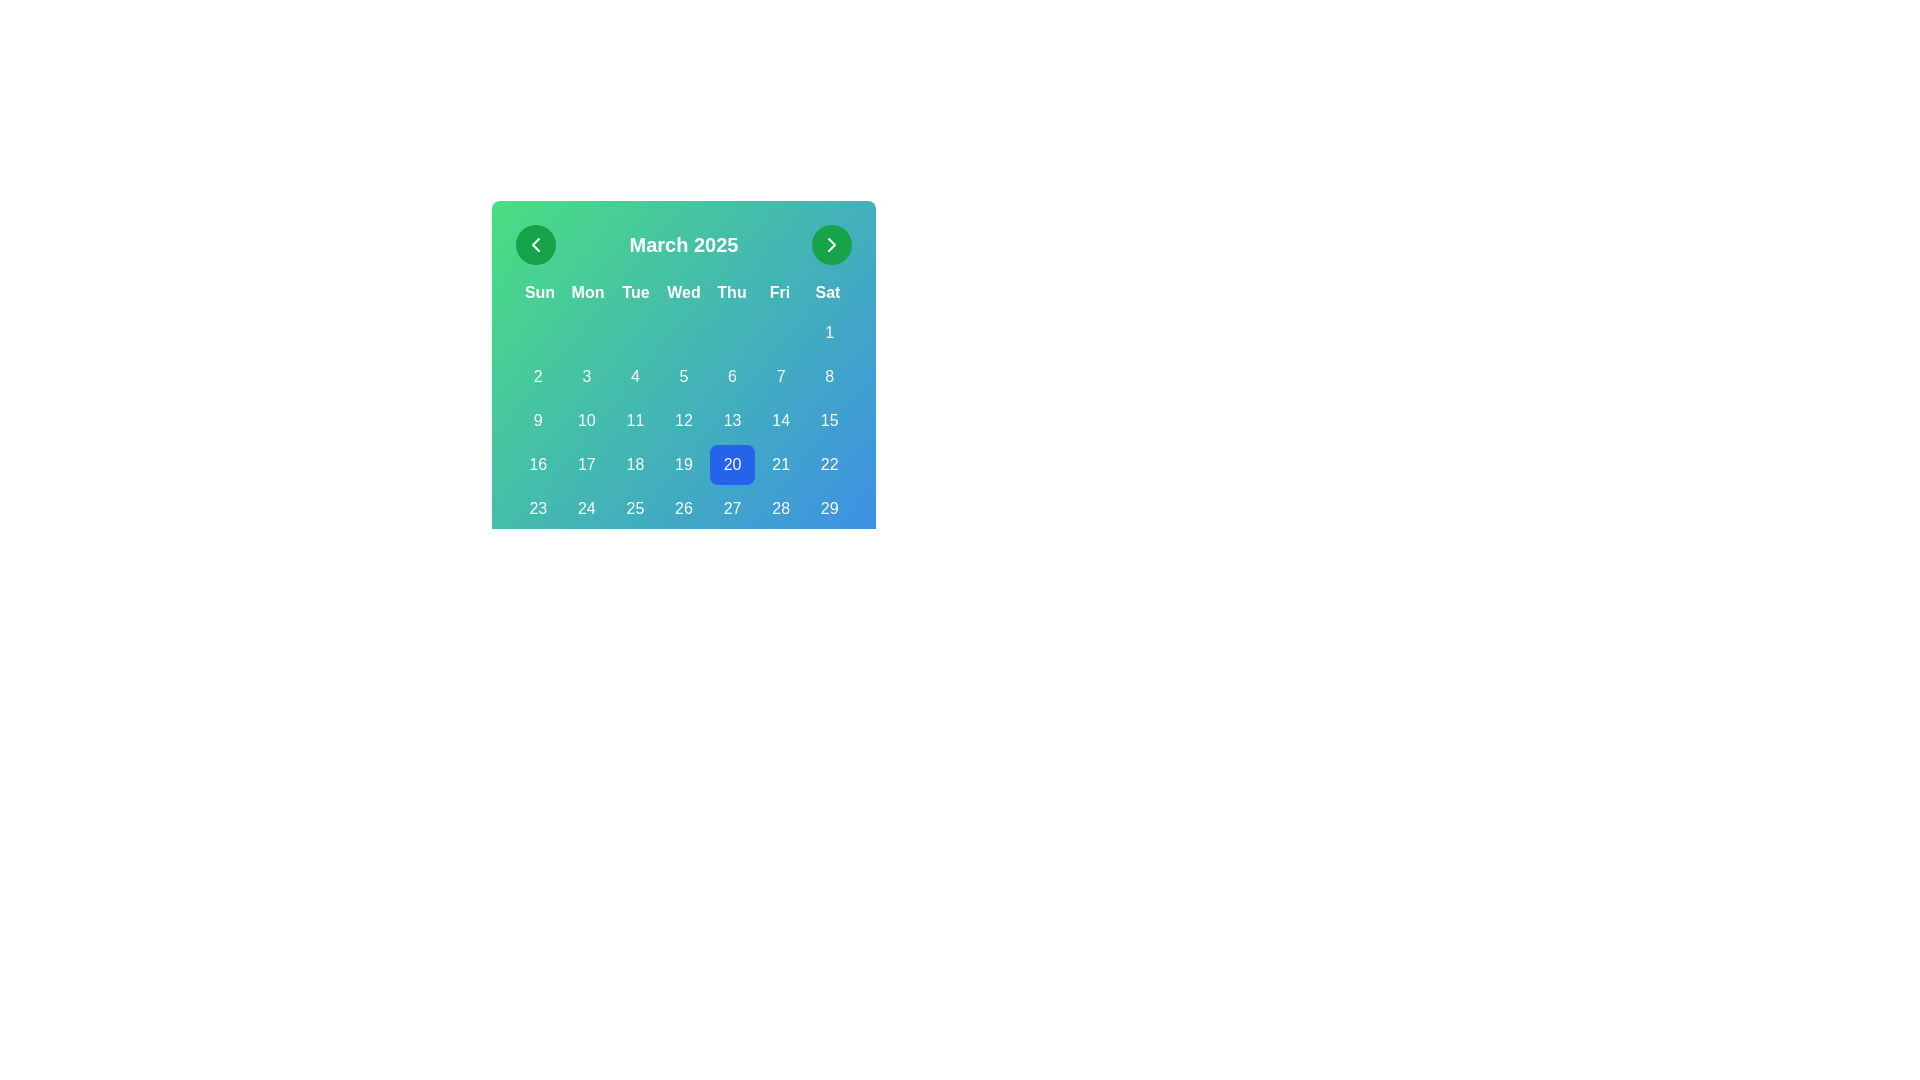  I want to click on the calendar cell displaying the number '11', so click(634, 419).